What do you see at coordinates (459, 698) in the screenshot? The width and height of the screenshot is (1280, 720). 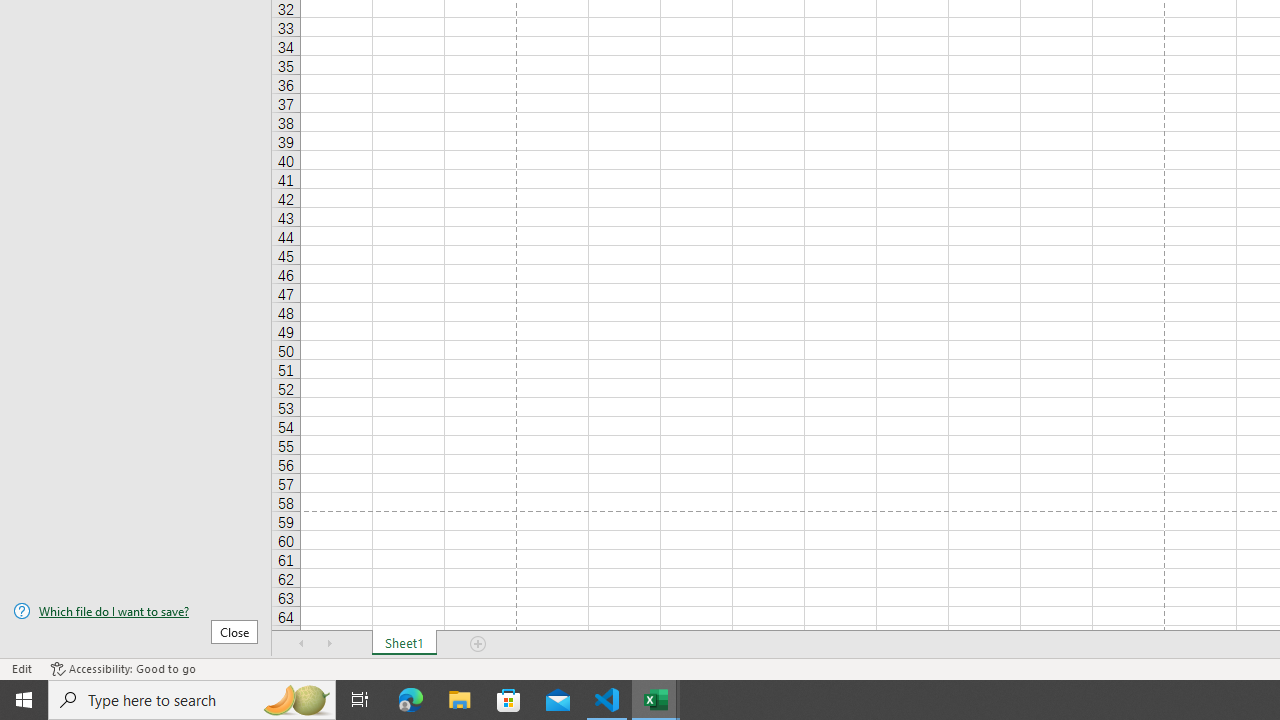 I see `'File Explorer'` at bounding box center [459, 698].